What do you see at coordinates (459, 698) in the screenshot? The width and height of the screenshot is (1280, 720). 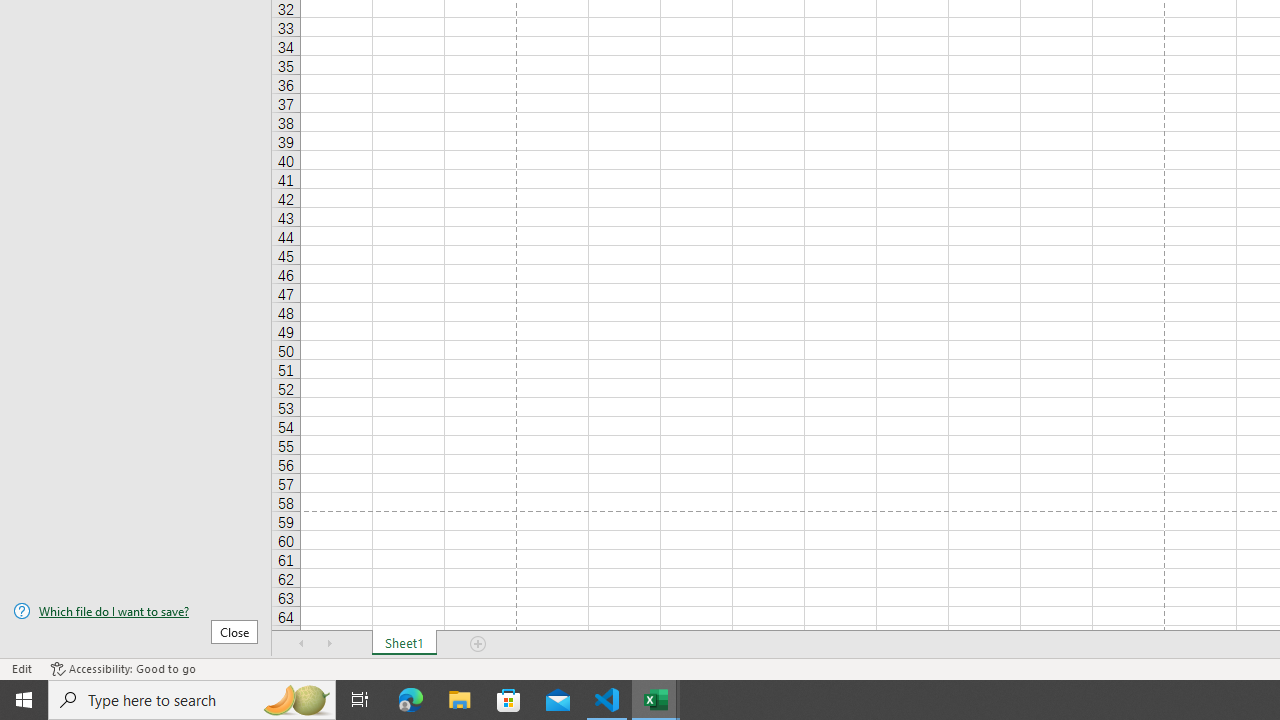 I see `'File Explorer'` at bounding box center [459, 698].